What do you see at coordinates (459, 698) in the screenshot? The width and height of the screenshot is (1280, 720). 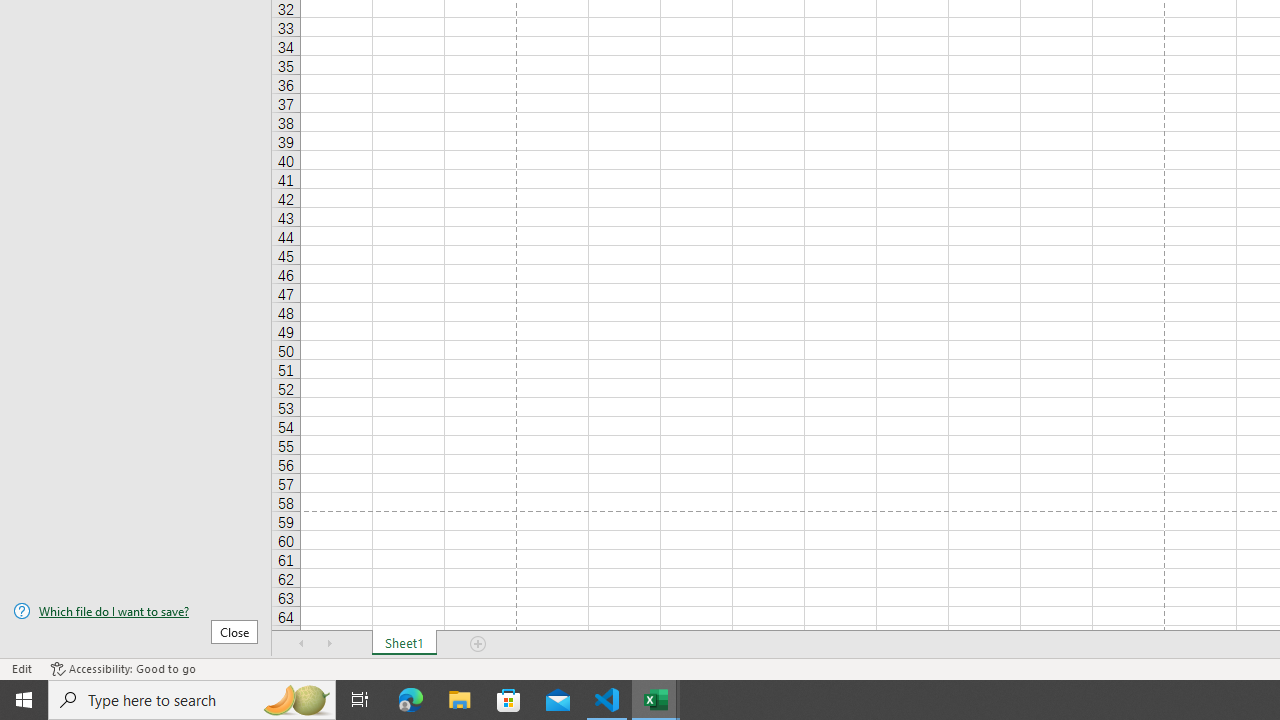 I see `'File Explorer'` at bounding box center [459, 698].